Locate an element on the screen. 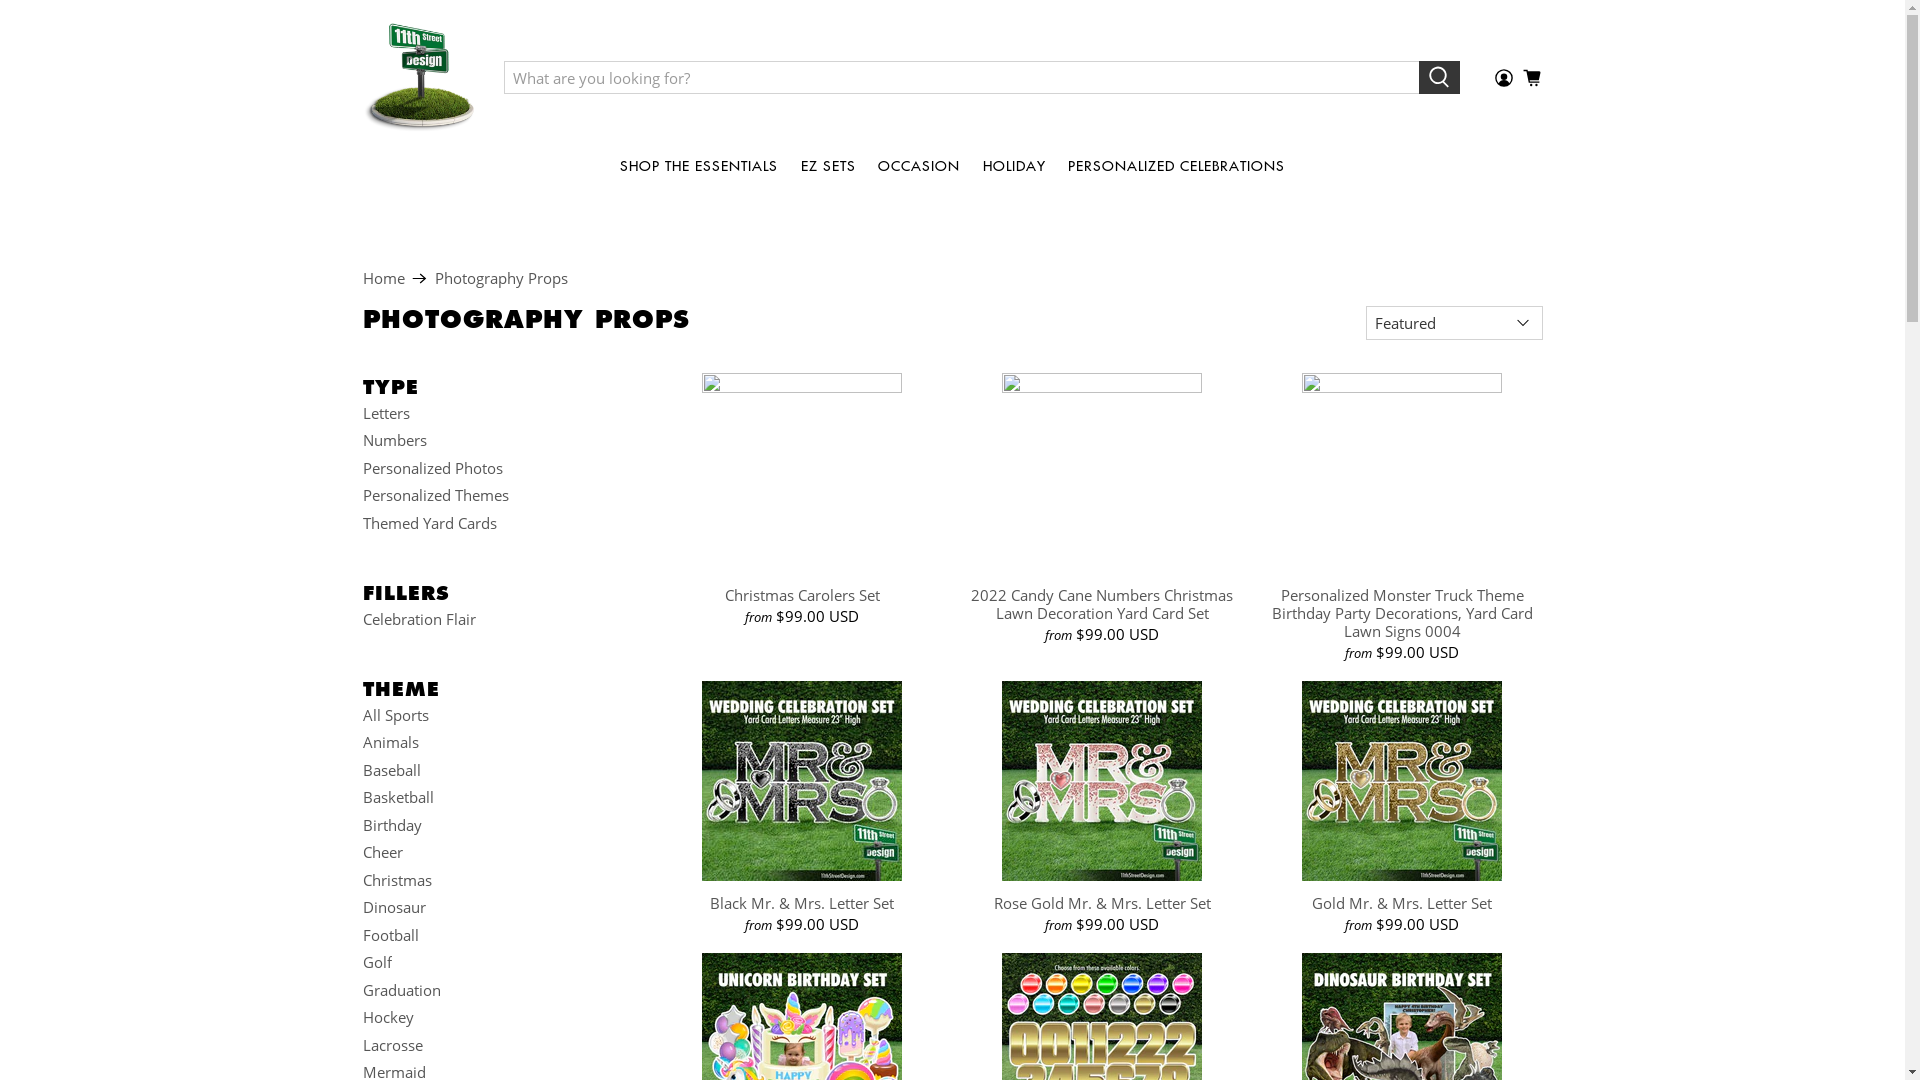 The width and height of the screenshot is (1920, 1080). 'SHOP THE ESSENTIALS' is located at coordinates (699, 164).